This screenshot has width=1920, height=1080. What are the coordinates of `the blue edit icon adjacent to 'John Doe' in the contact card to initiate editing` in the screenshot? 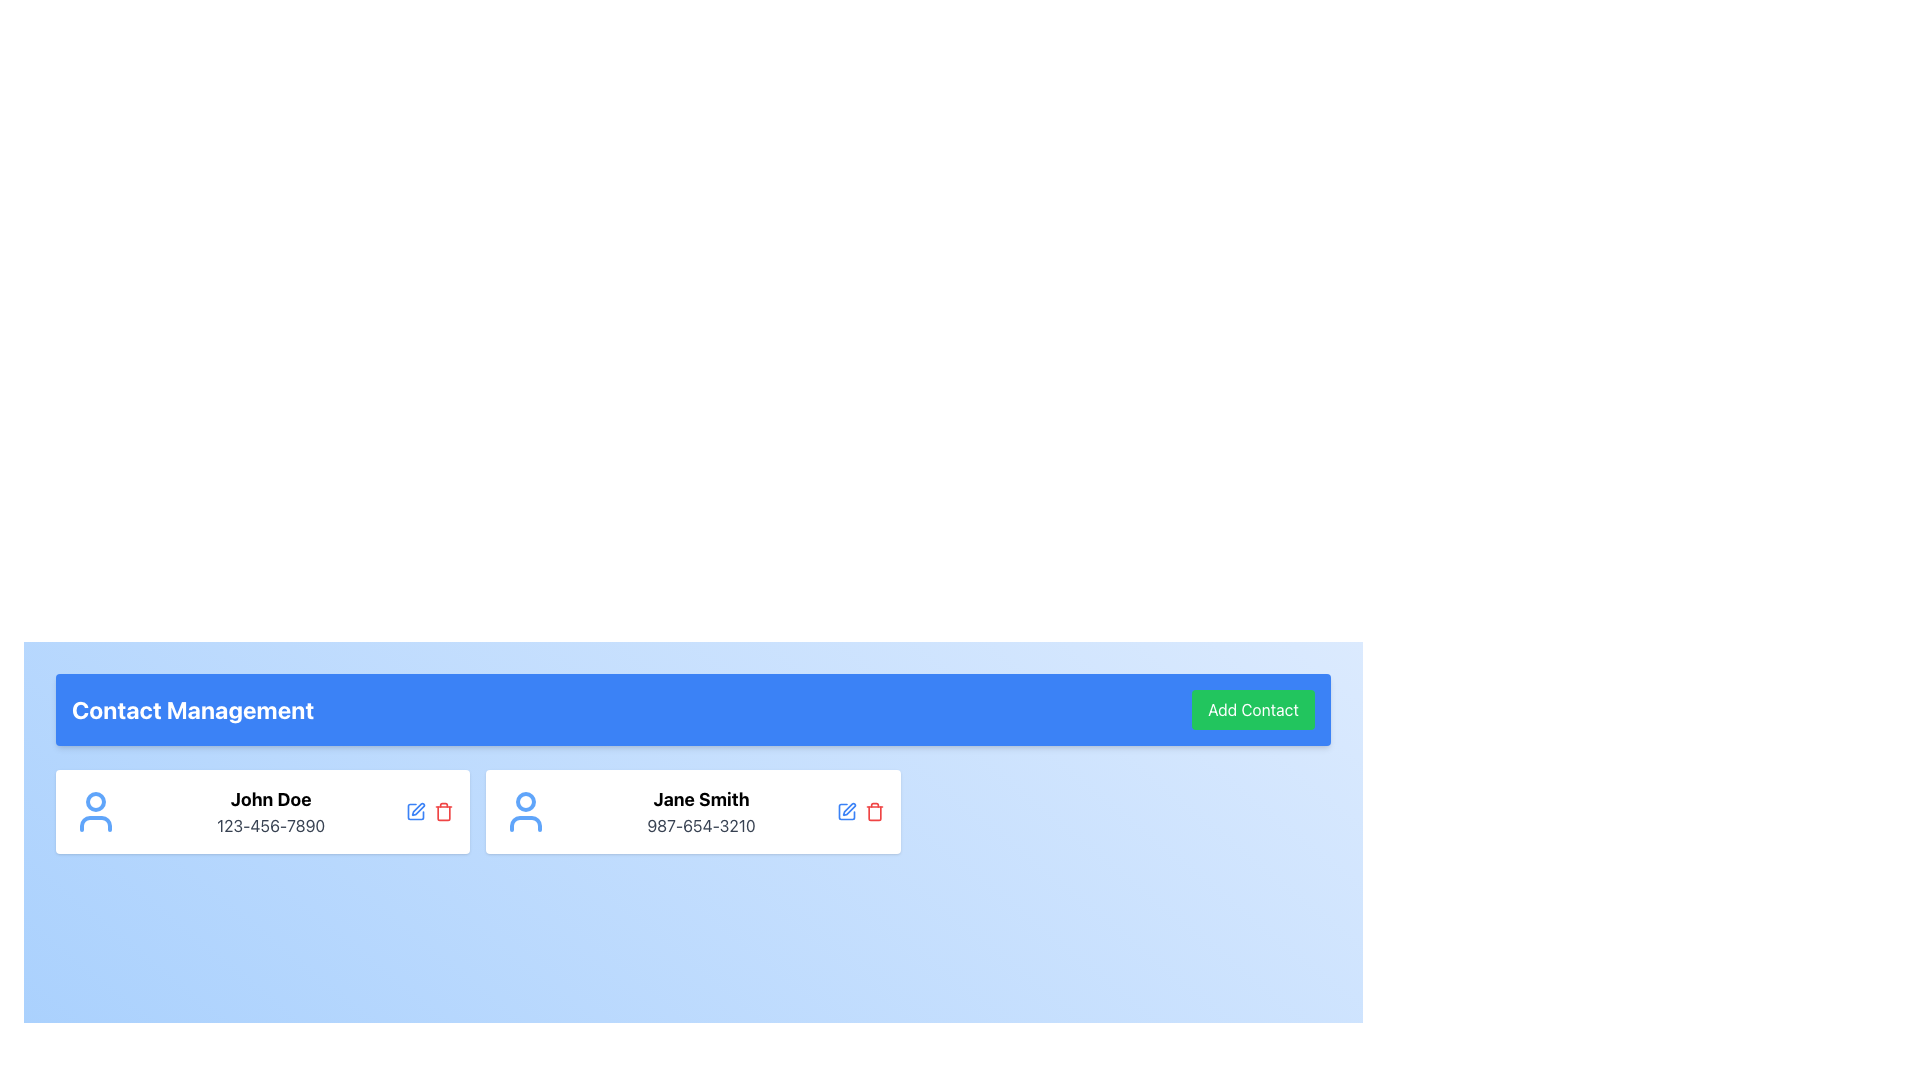 It's located at (415, 812).